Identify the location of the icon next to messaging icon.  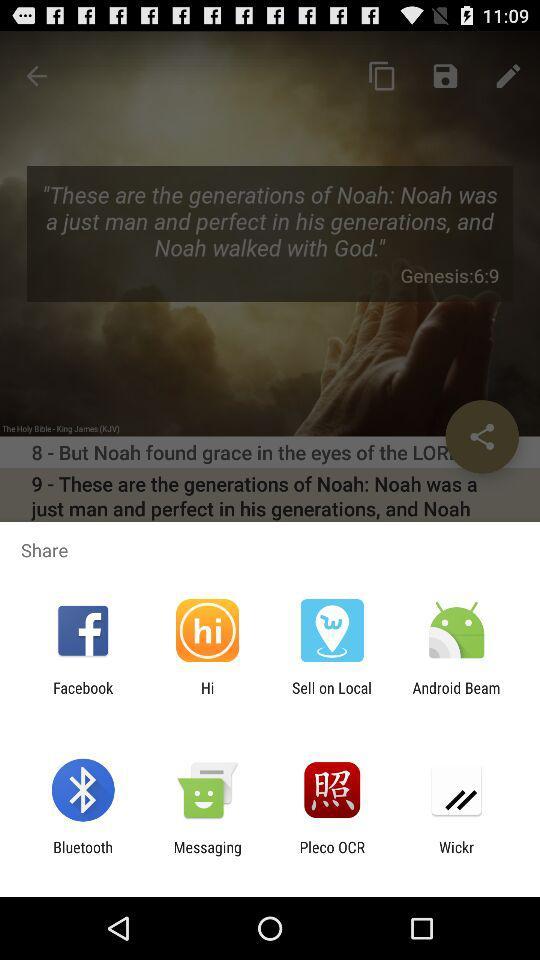
(332, 855).